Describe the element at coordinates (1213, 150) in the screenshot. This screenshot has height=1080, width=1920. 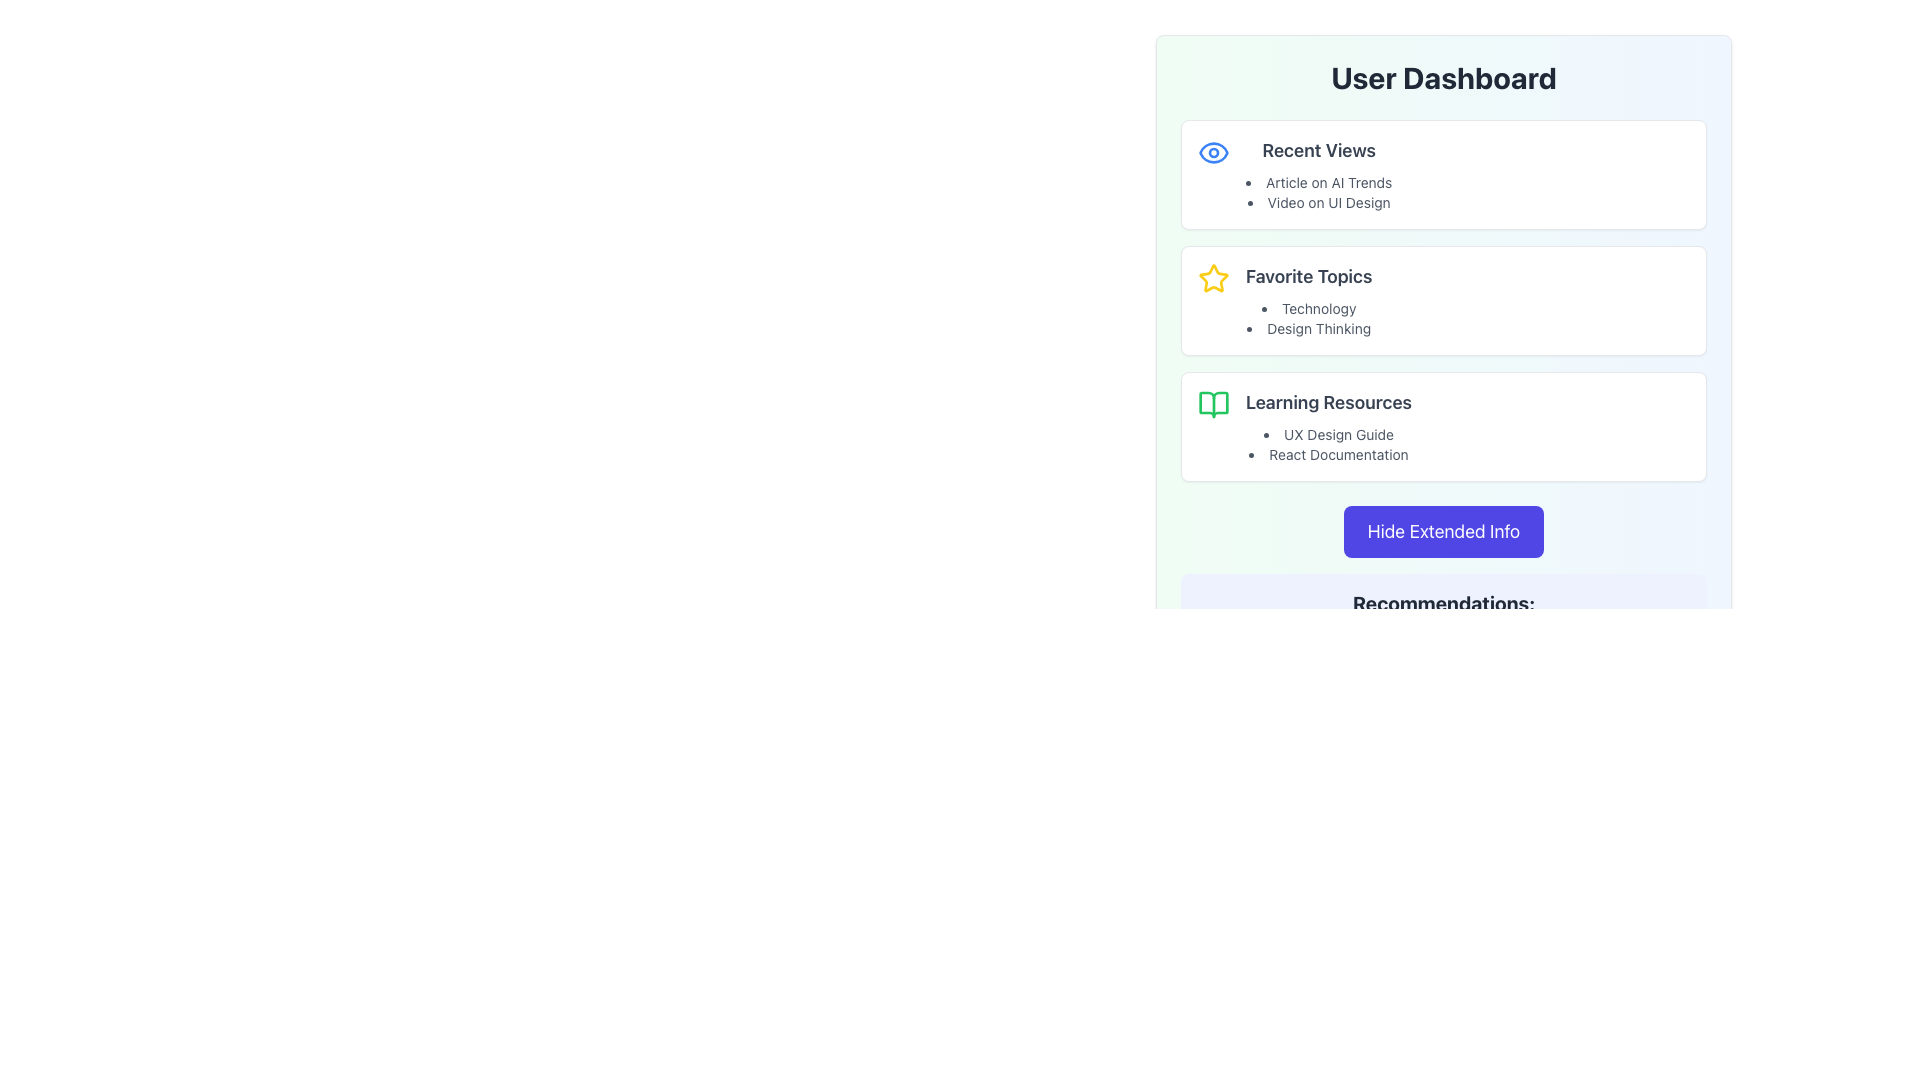
I see `the oval-shaped outer contour of the eye icon located in the top left corner of the 'Recent Views' section in the dashboard` at that location.